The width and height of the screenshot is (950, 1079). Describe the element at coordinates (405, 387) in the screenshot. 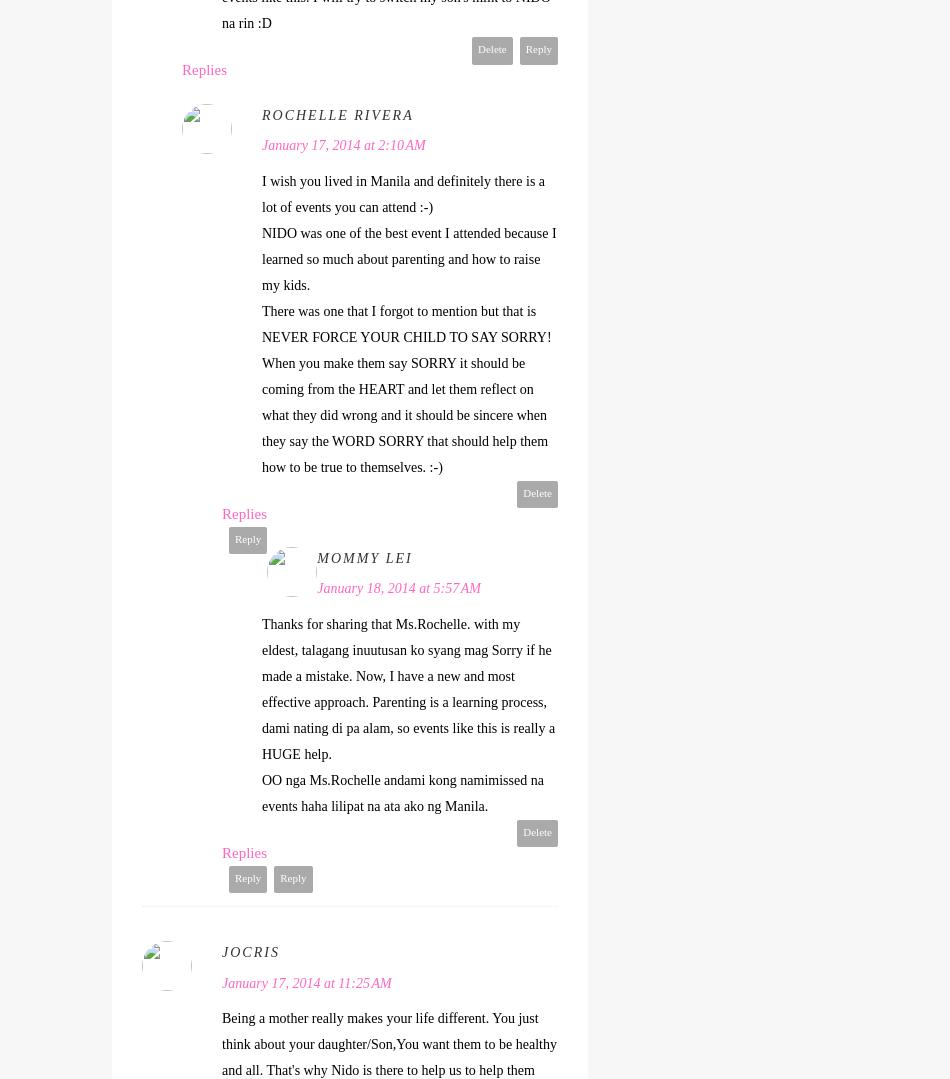

I see `'There was one that I forgot to mention but that is NEVER FORCE YOUR CHILD TO SAY SORRY! When you make them say SORRY it should be coming from the HEART and let them reflect on what they did wrong and it should be sincere when they say the WORD SORRY that should help them how to be true to themselves. :-)'` at that location.